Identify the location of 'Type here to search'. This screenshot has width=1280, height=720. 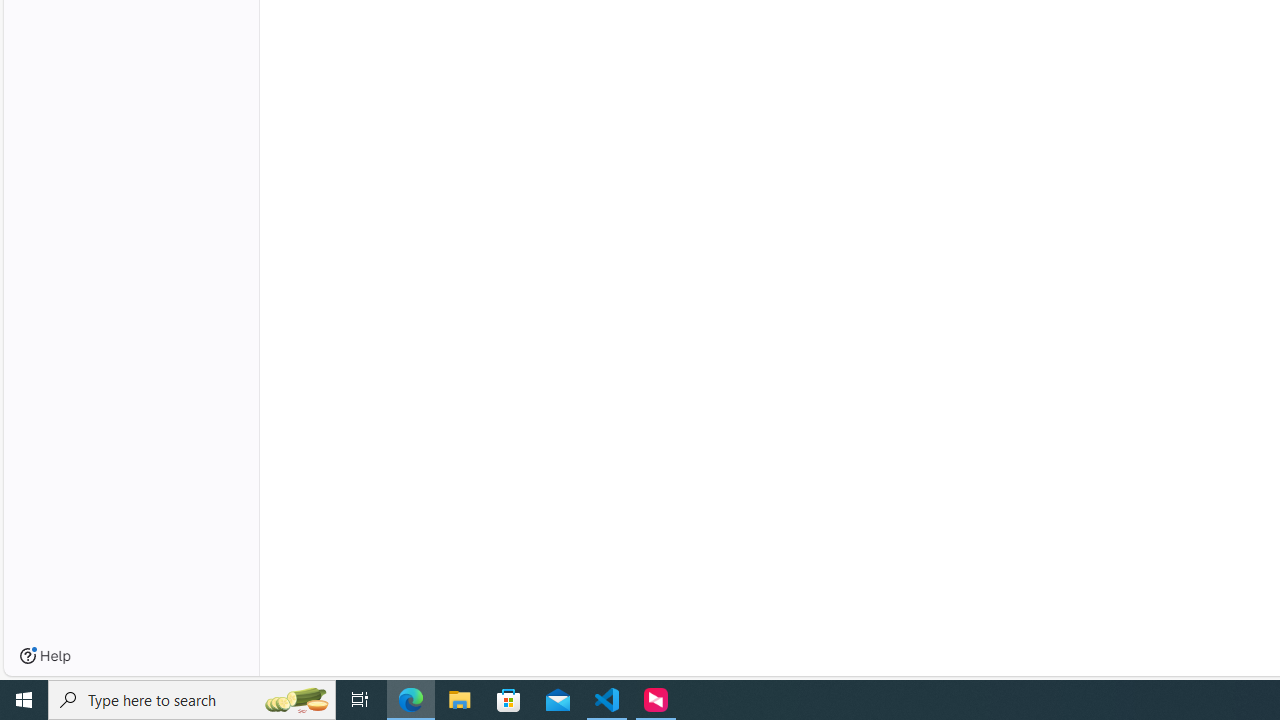
(192, 698).